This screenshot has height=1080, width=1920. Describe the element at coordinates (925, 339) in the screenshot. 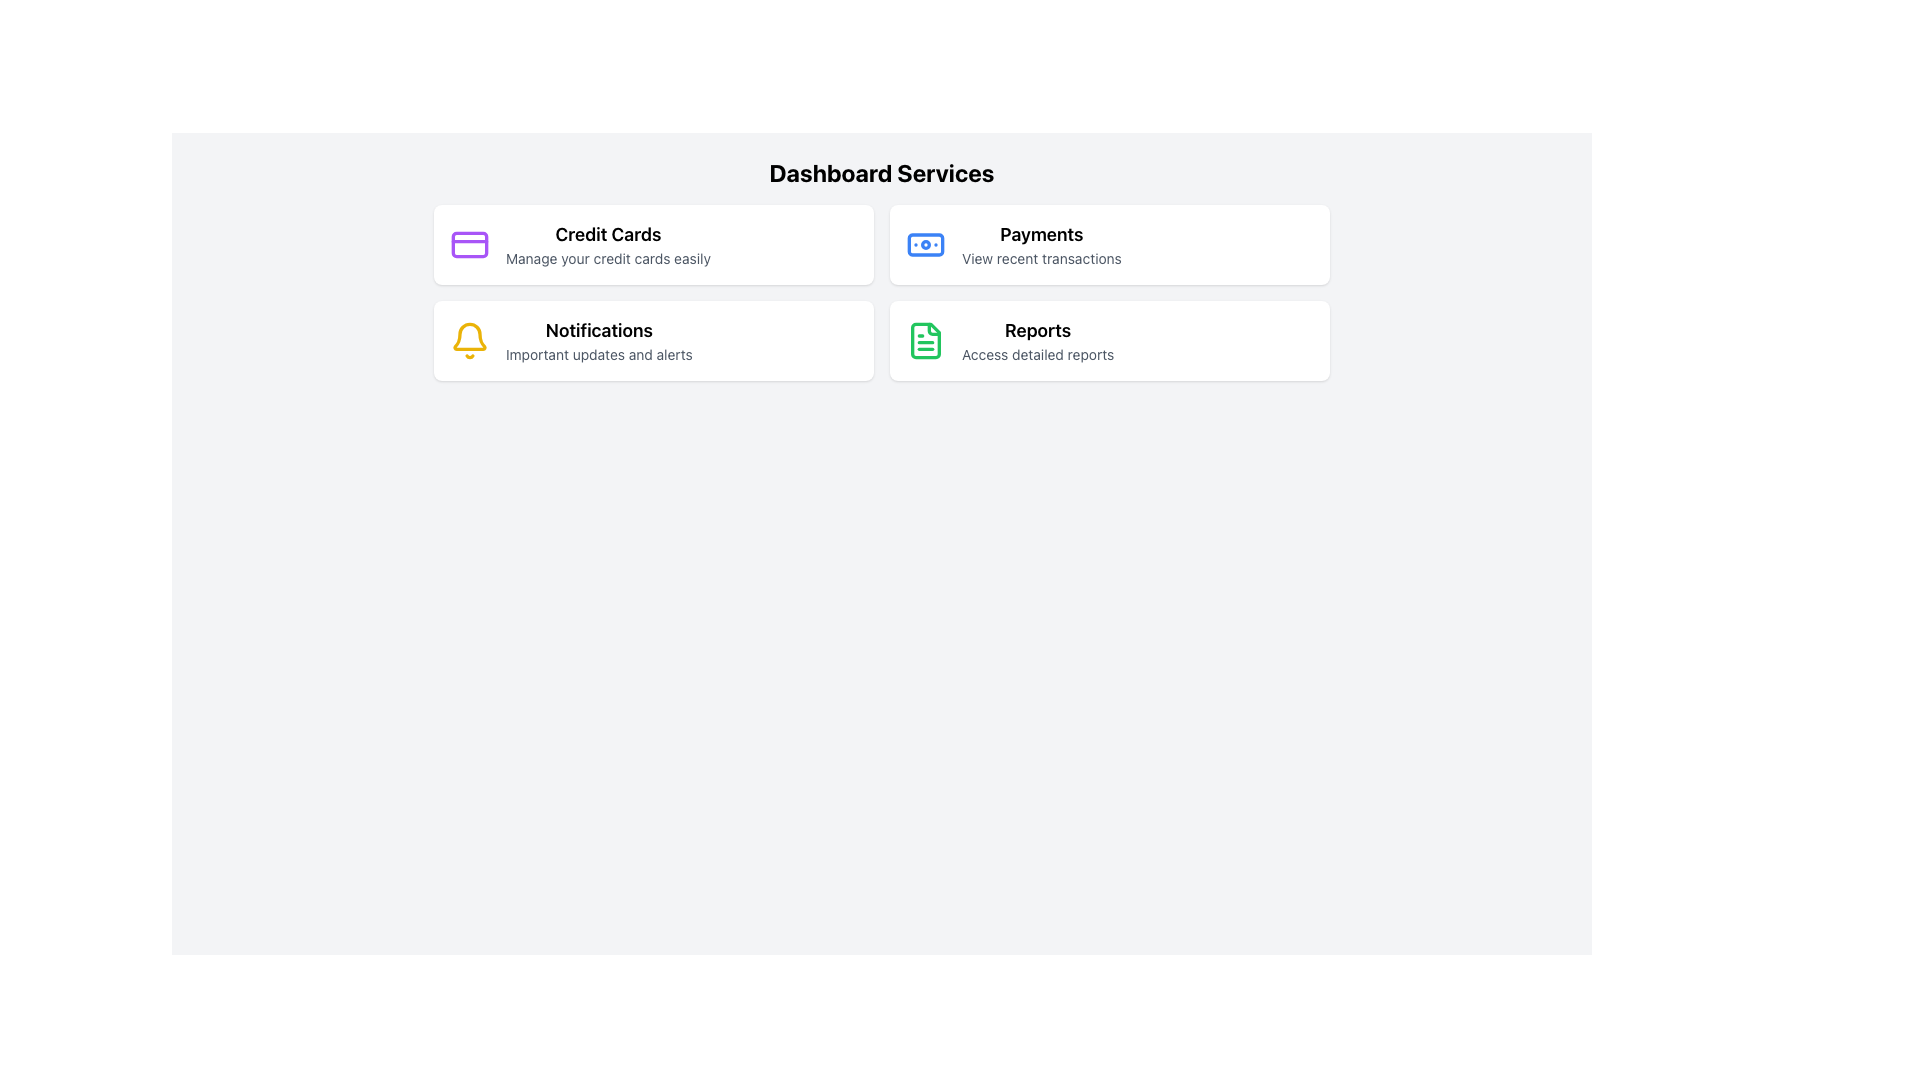

I see `the green document icon located in the 'Reports' section of the dashboard services options` at that location.